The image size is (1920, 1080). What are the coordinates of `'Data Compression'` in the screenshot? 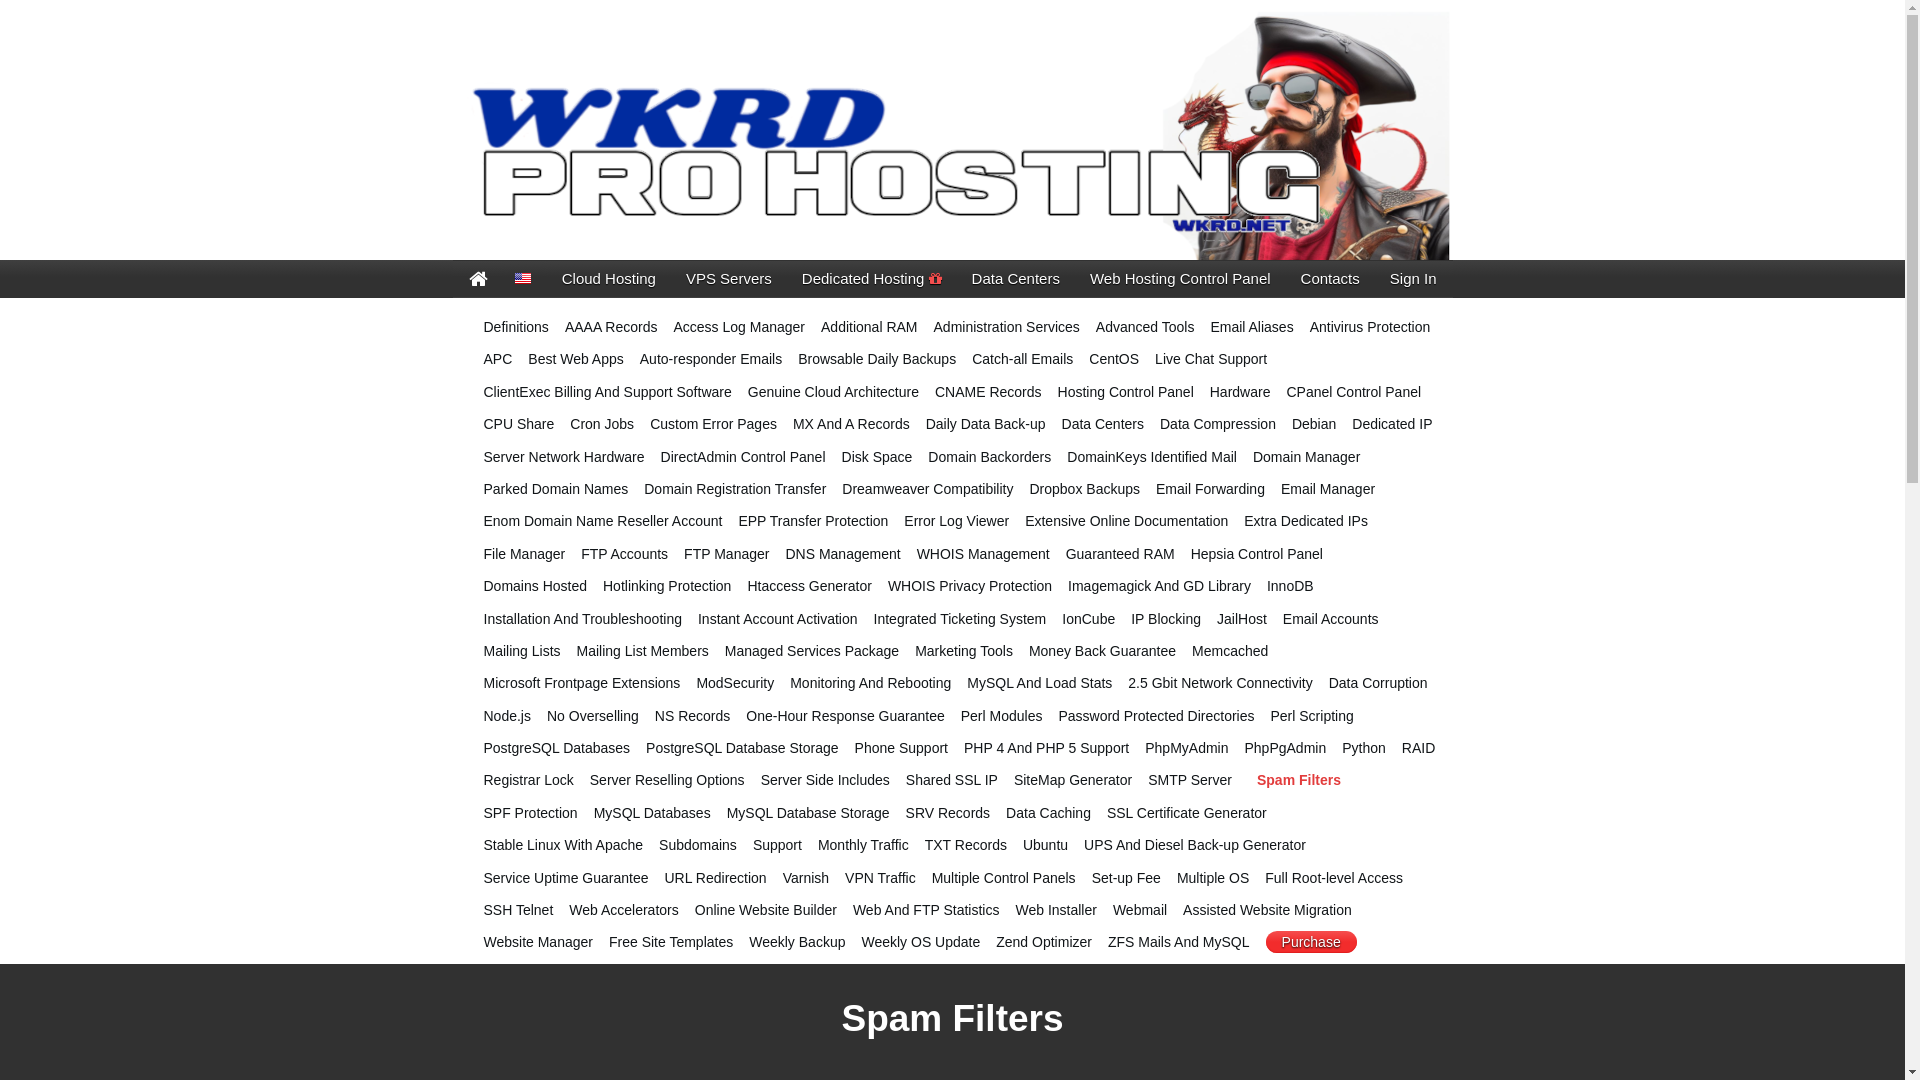 It's located at (1217, 423).